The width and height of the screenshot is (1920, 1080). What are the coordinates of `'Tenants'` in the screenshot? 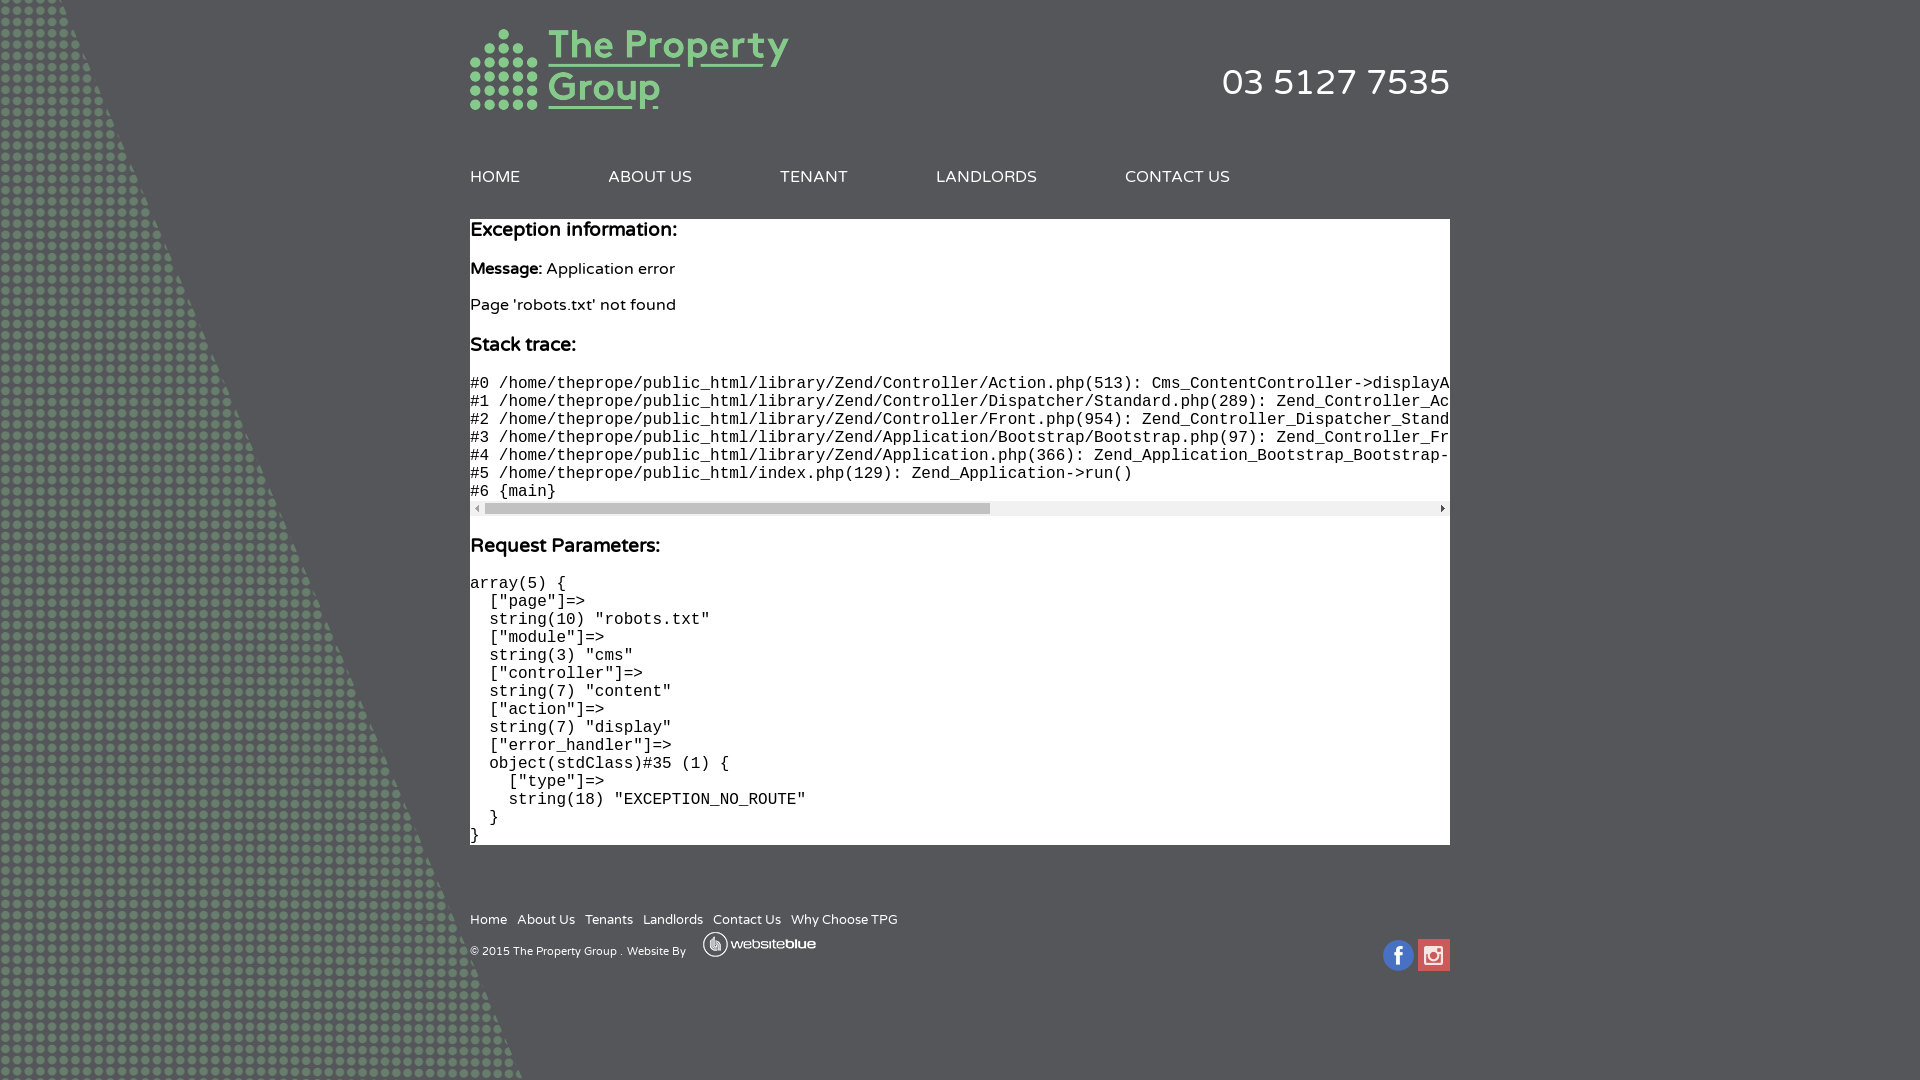 It's located at (608, 920).